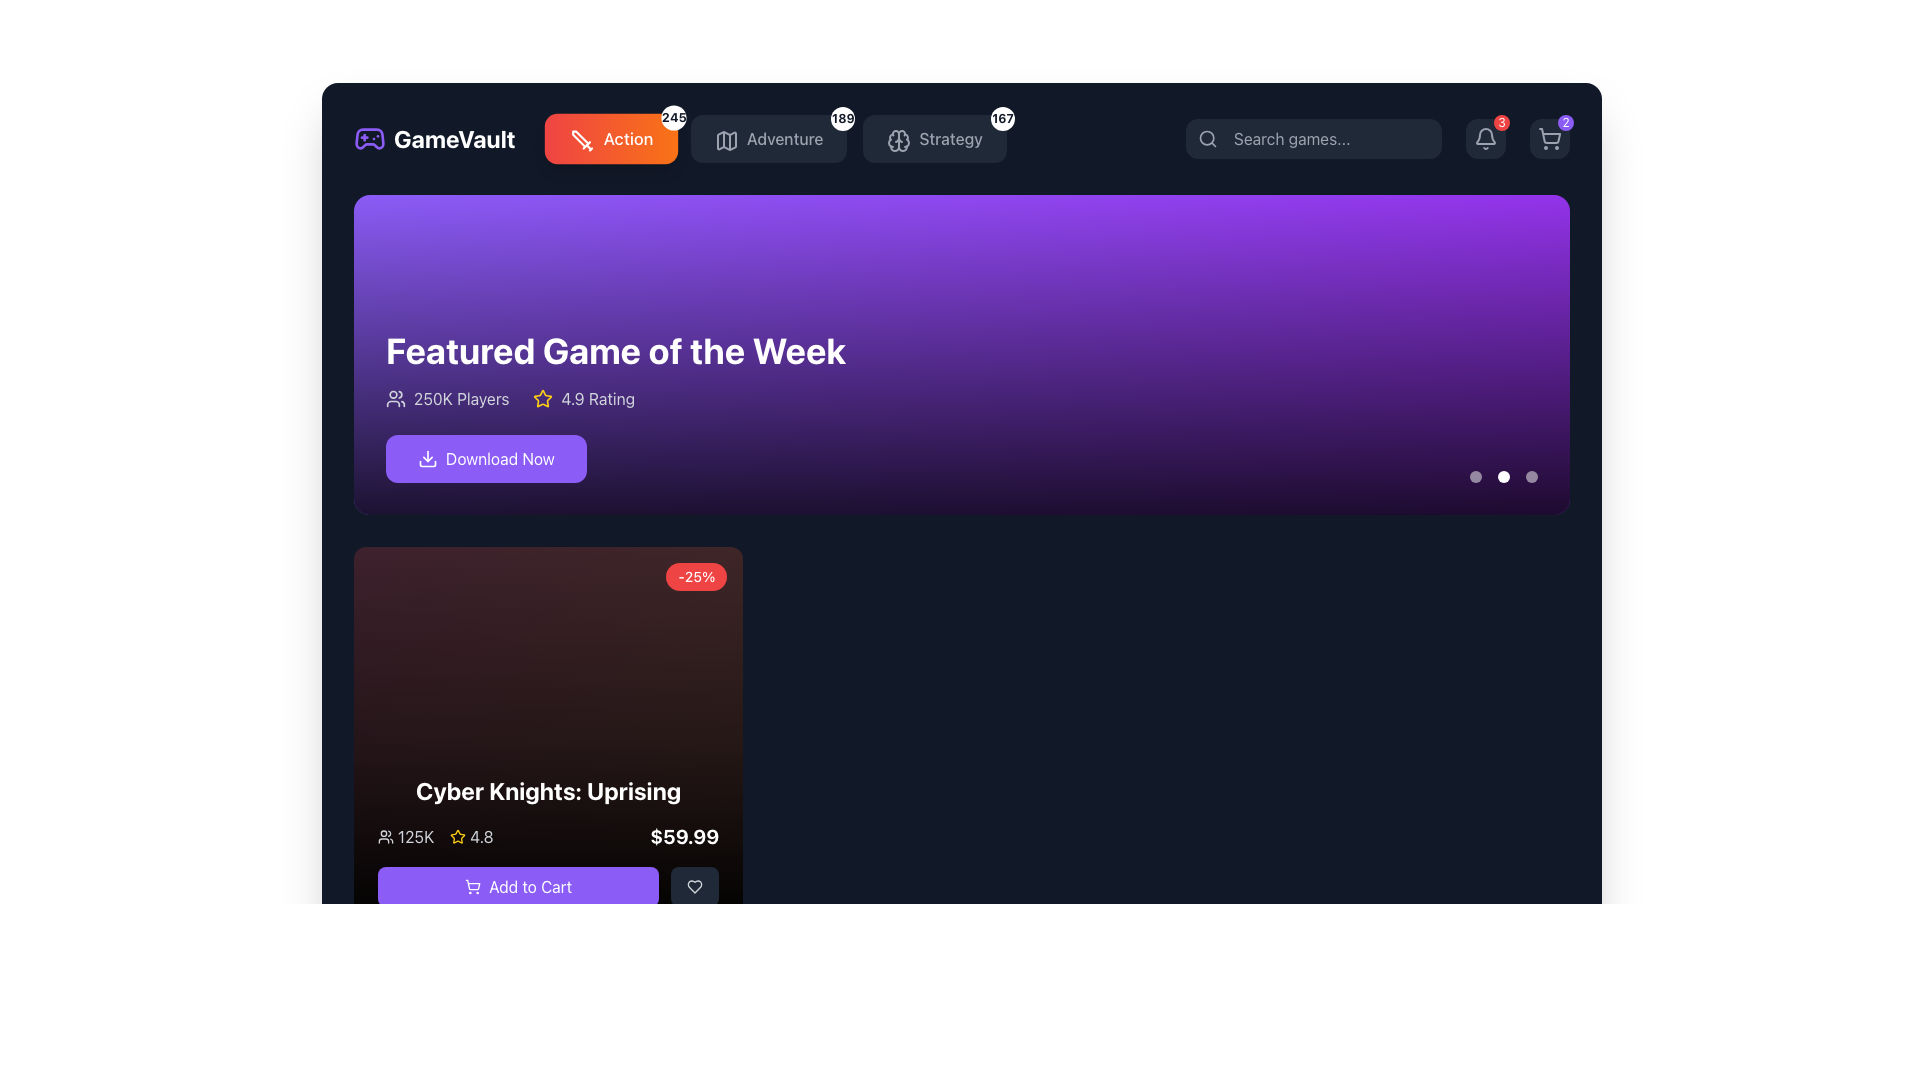 This screenshot has height=1080, width=1920. What do you see at coordinates (1502, 123) in the screenshot?
I see `the Notification badge located at the top-right corner of the bell icon in the navigation bar` at bounding box center [1502, 123].